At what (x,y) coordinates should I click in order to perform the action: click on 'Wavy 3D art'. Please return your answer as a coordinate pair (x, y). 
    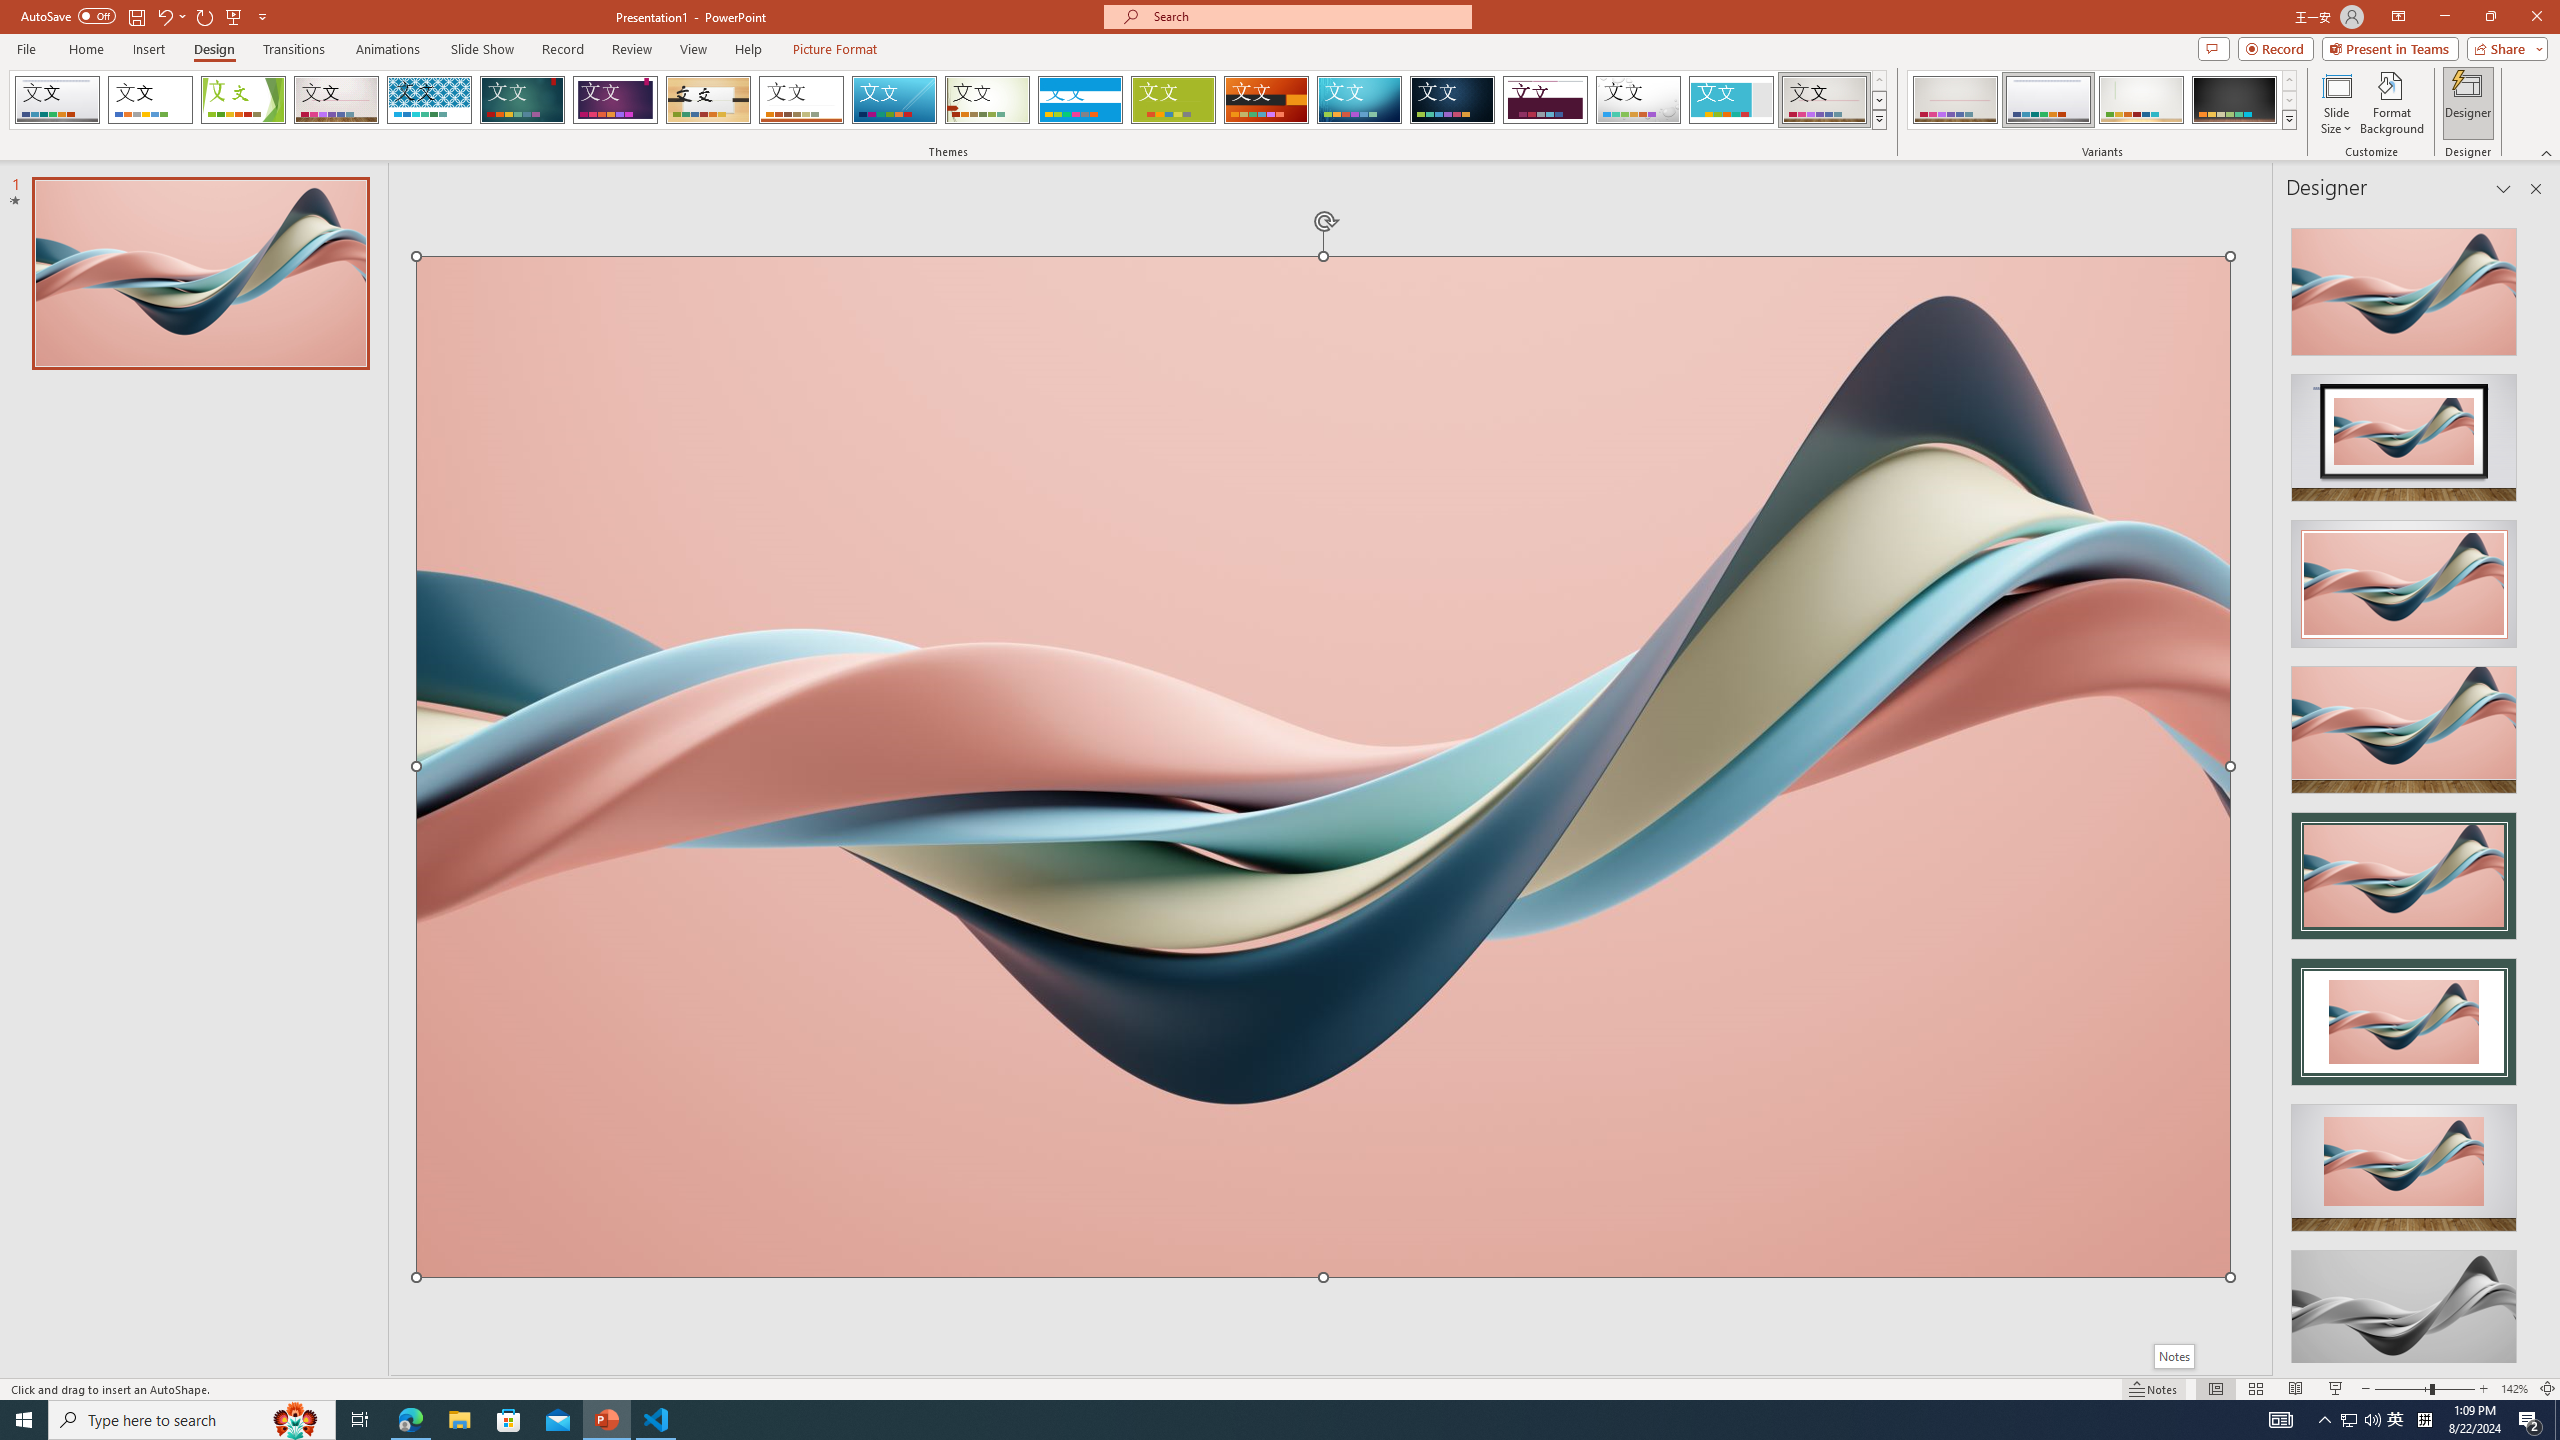
    Looking at the image, I should click on (1322, 765).